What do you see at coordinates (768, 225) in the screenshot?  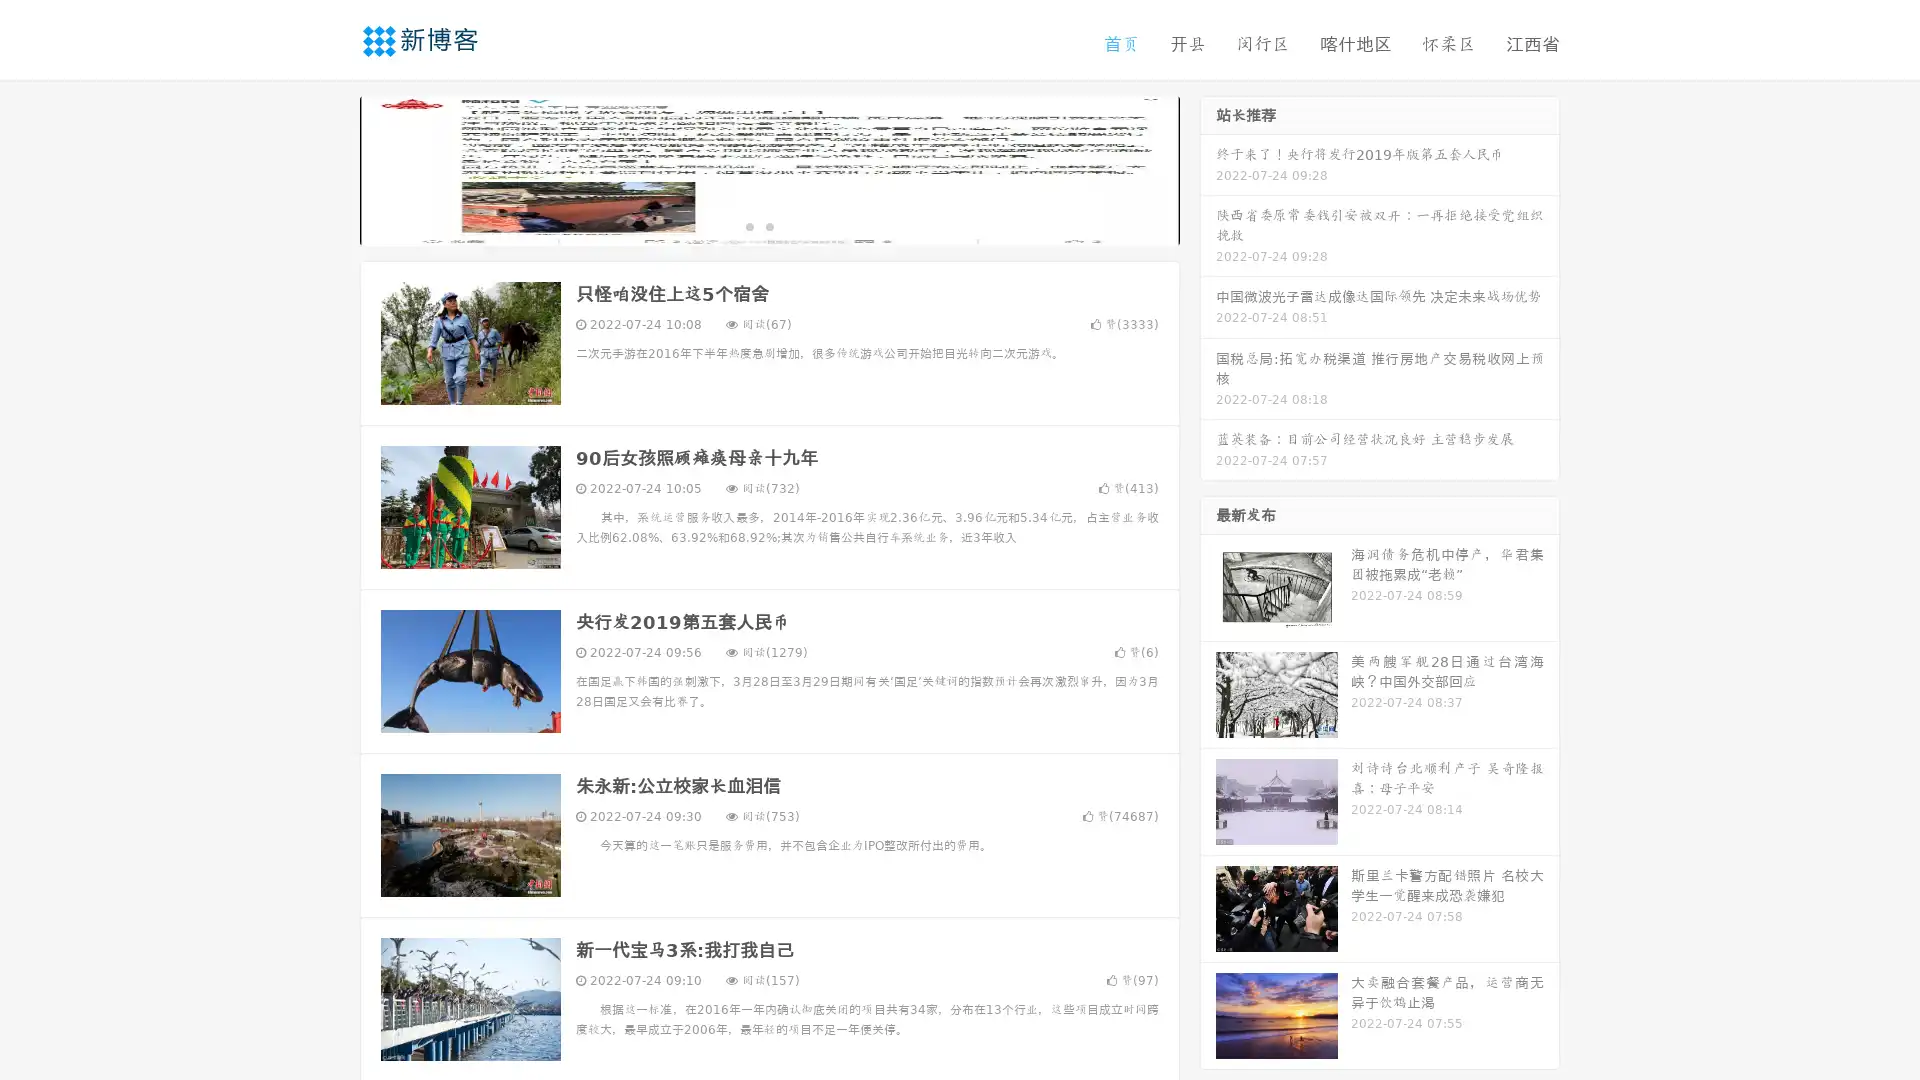 I see `Go to slide 2` at bounding box center [768, 225].